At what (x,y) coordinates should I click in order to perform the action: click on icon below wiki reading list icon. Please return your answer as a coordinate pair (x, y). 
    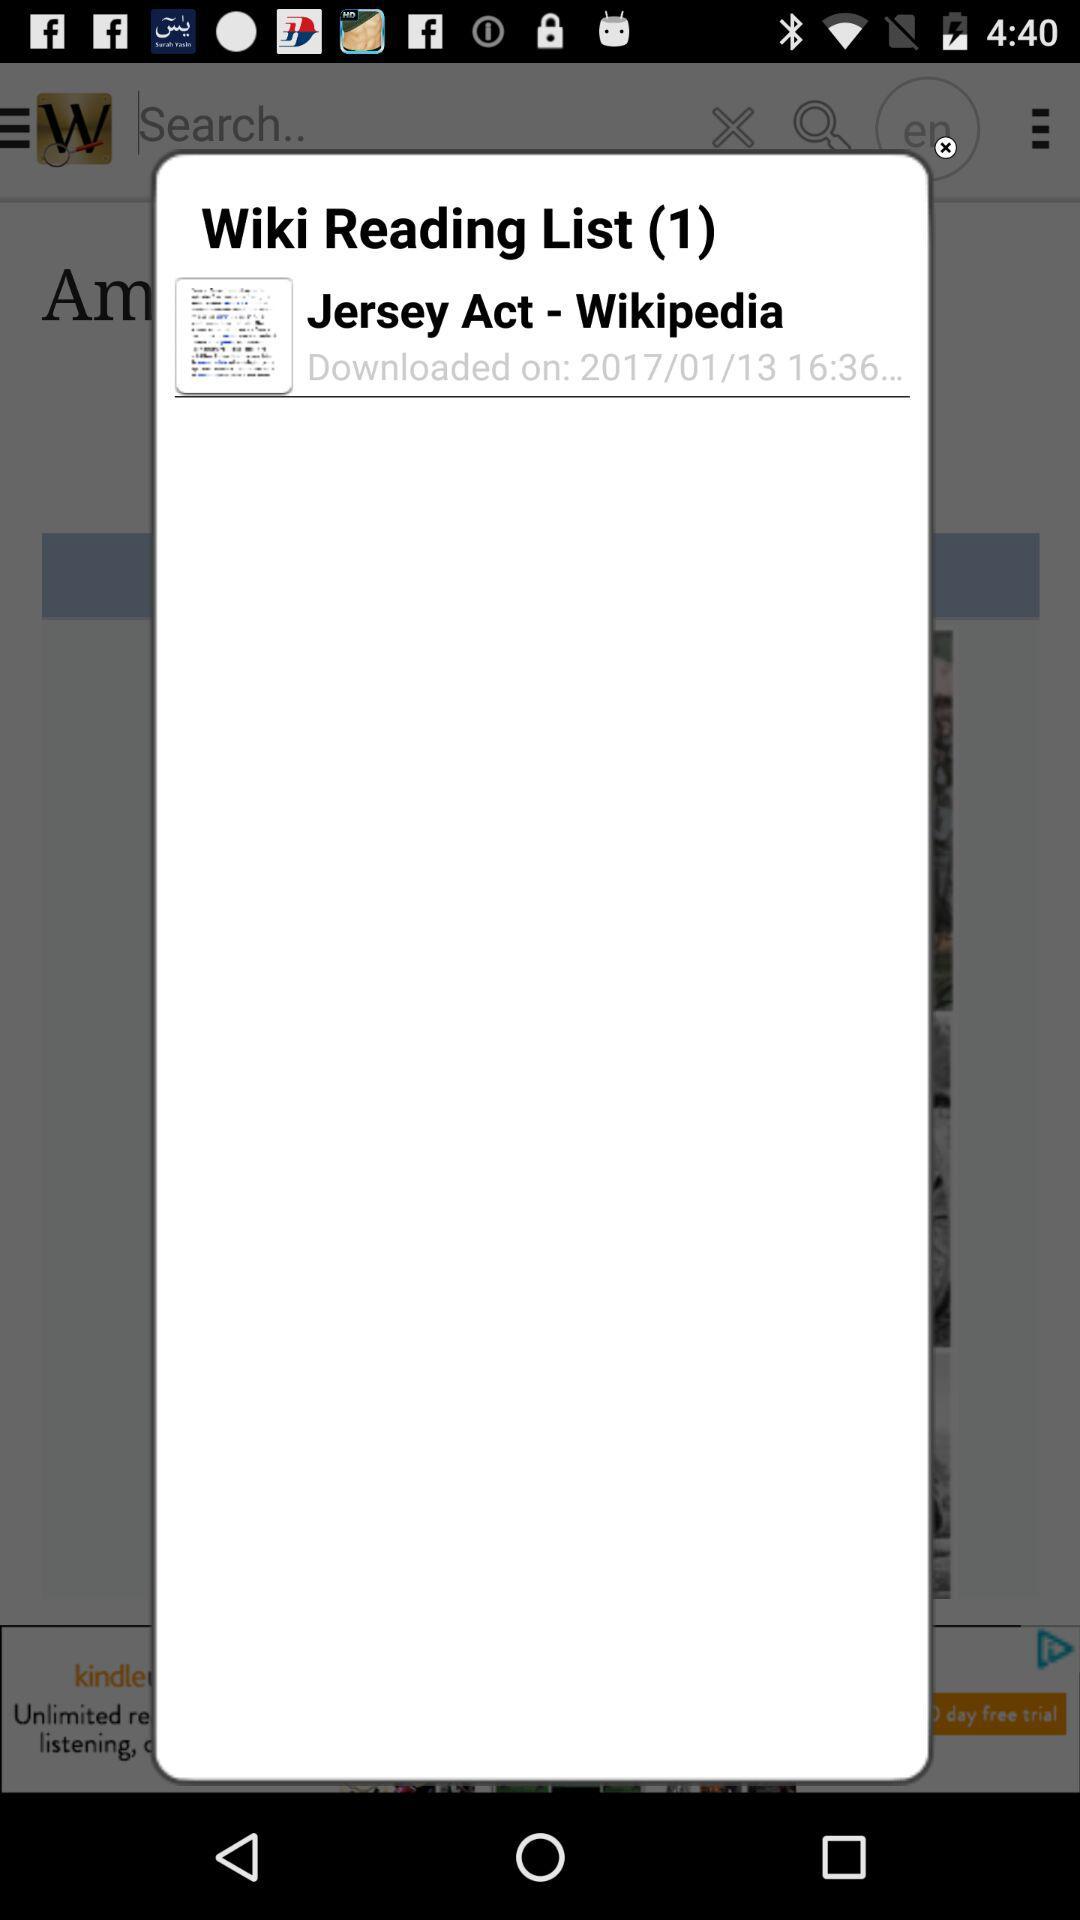
    Looking at the image, I should click on (545, 308).